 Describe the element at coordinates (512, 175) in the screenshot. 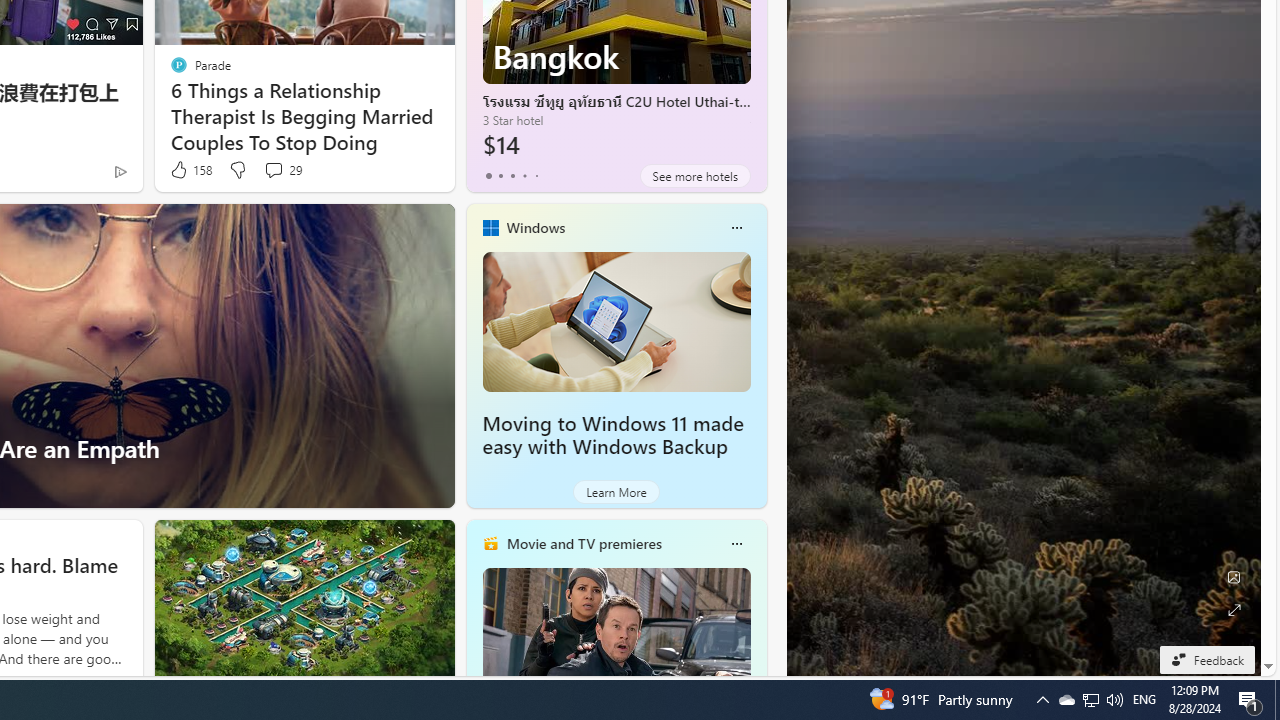

I see `'tab-2'` at that location.